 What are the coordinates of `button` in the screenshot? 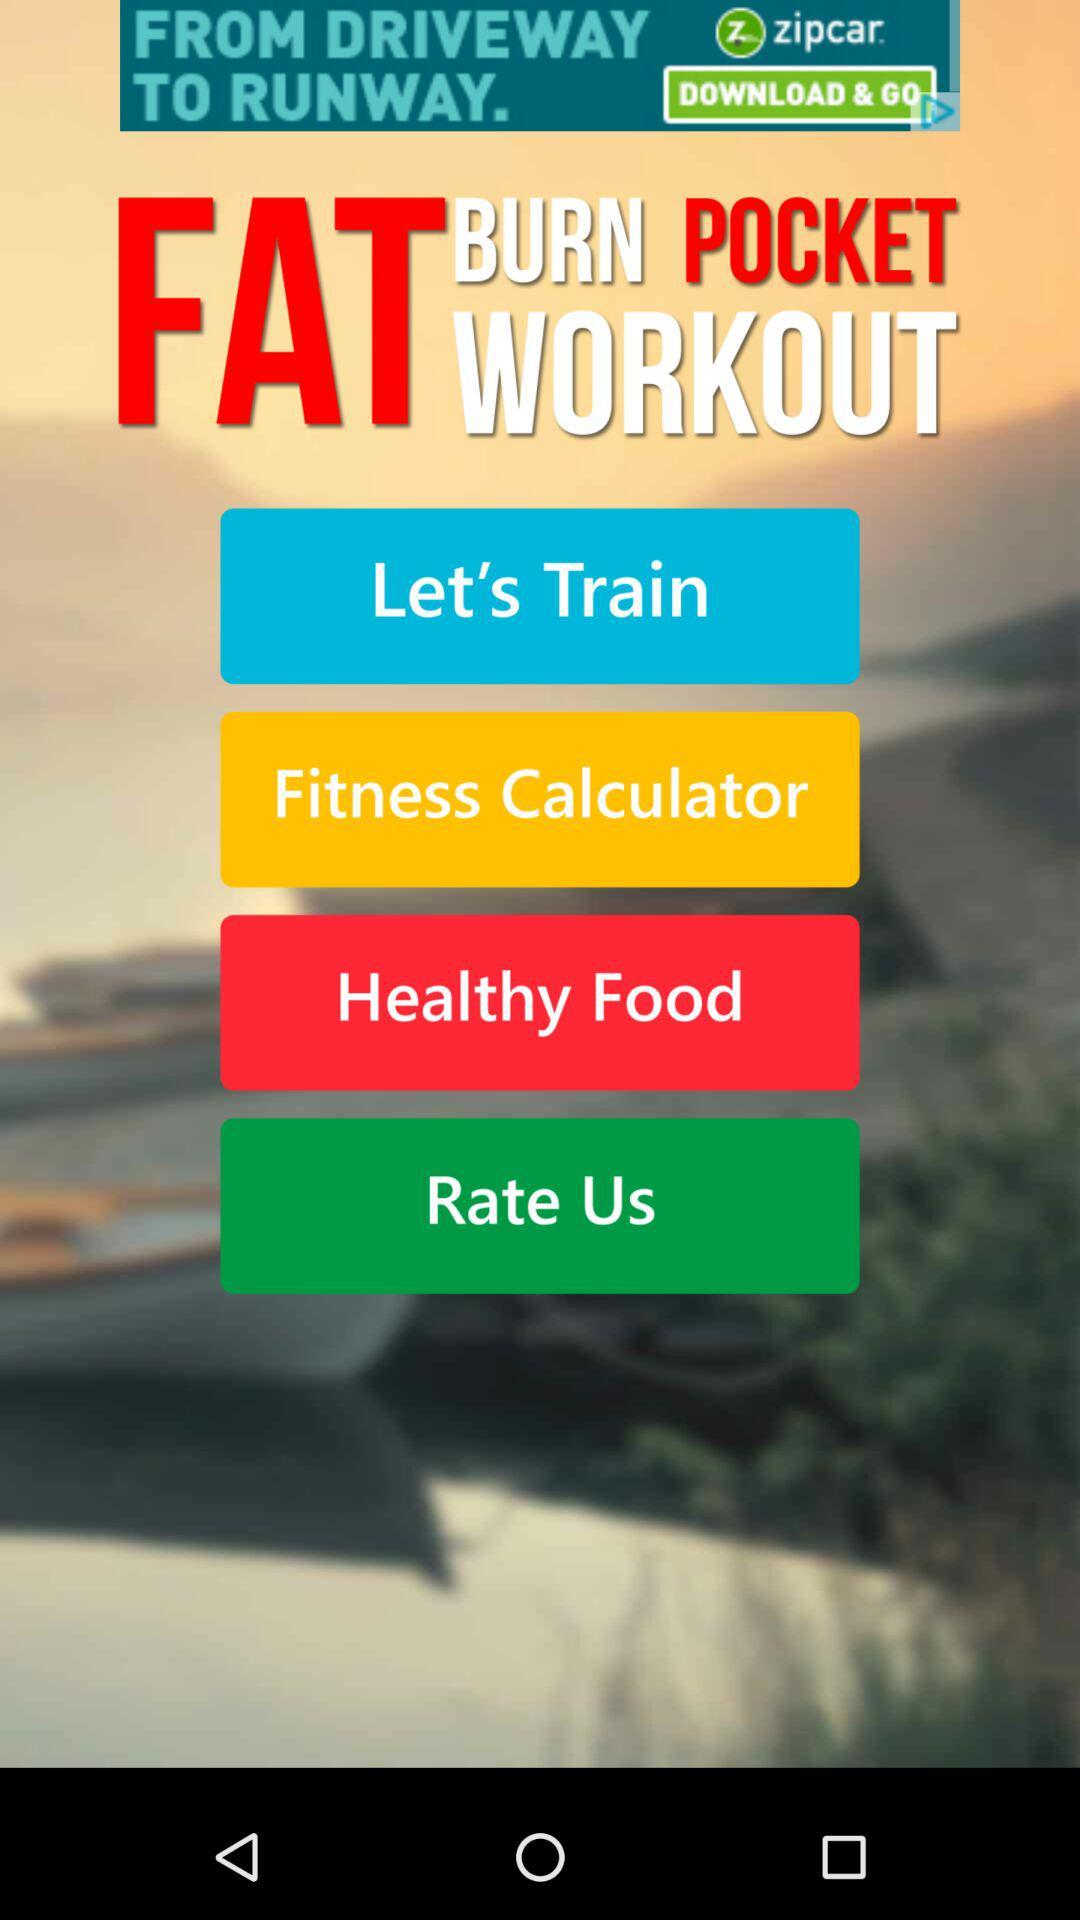 It's located at (540, 1204).